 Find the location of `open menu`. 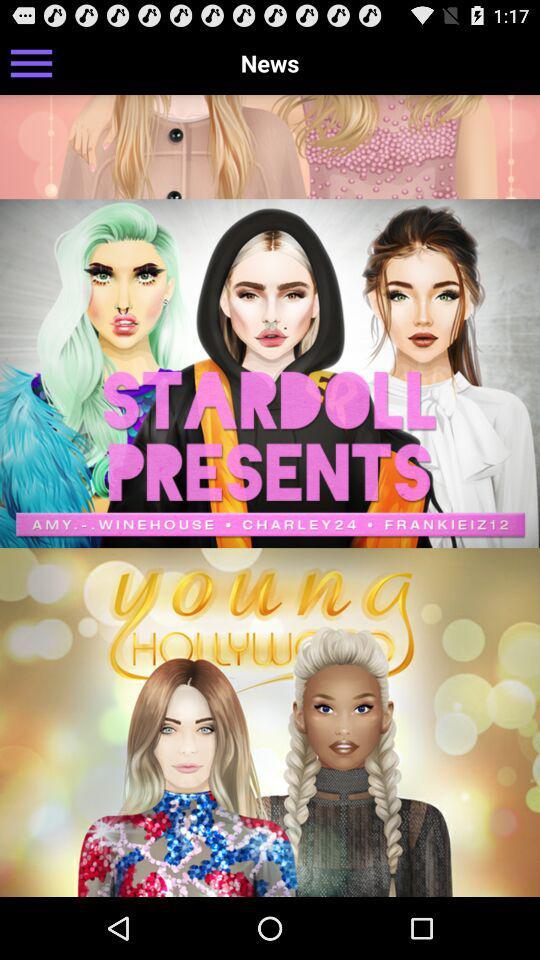

open menu is located at coordinates (30, 62).